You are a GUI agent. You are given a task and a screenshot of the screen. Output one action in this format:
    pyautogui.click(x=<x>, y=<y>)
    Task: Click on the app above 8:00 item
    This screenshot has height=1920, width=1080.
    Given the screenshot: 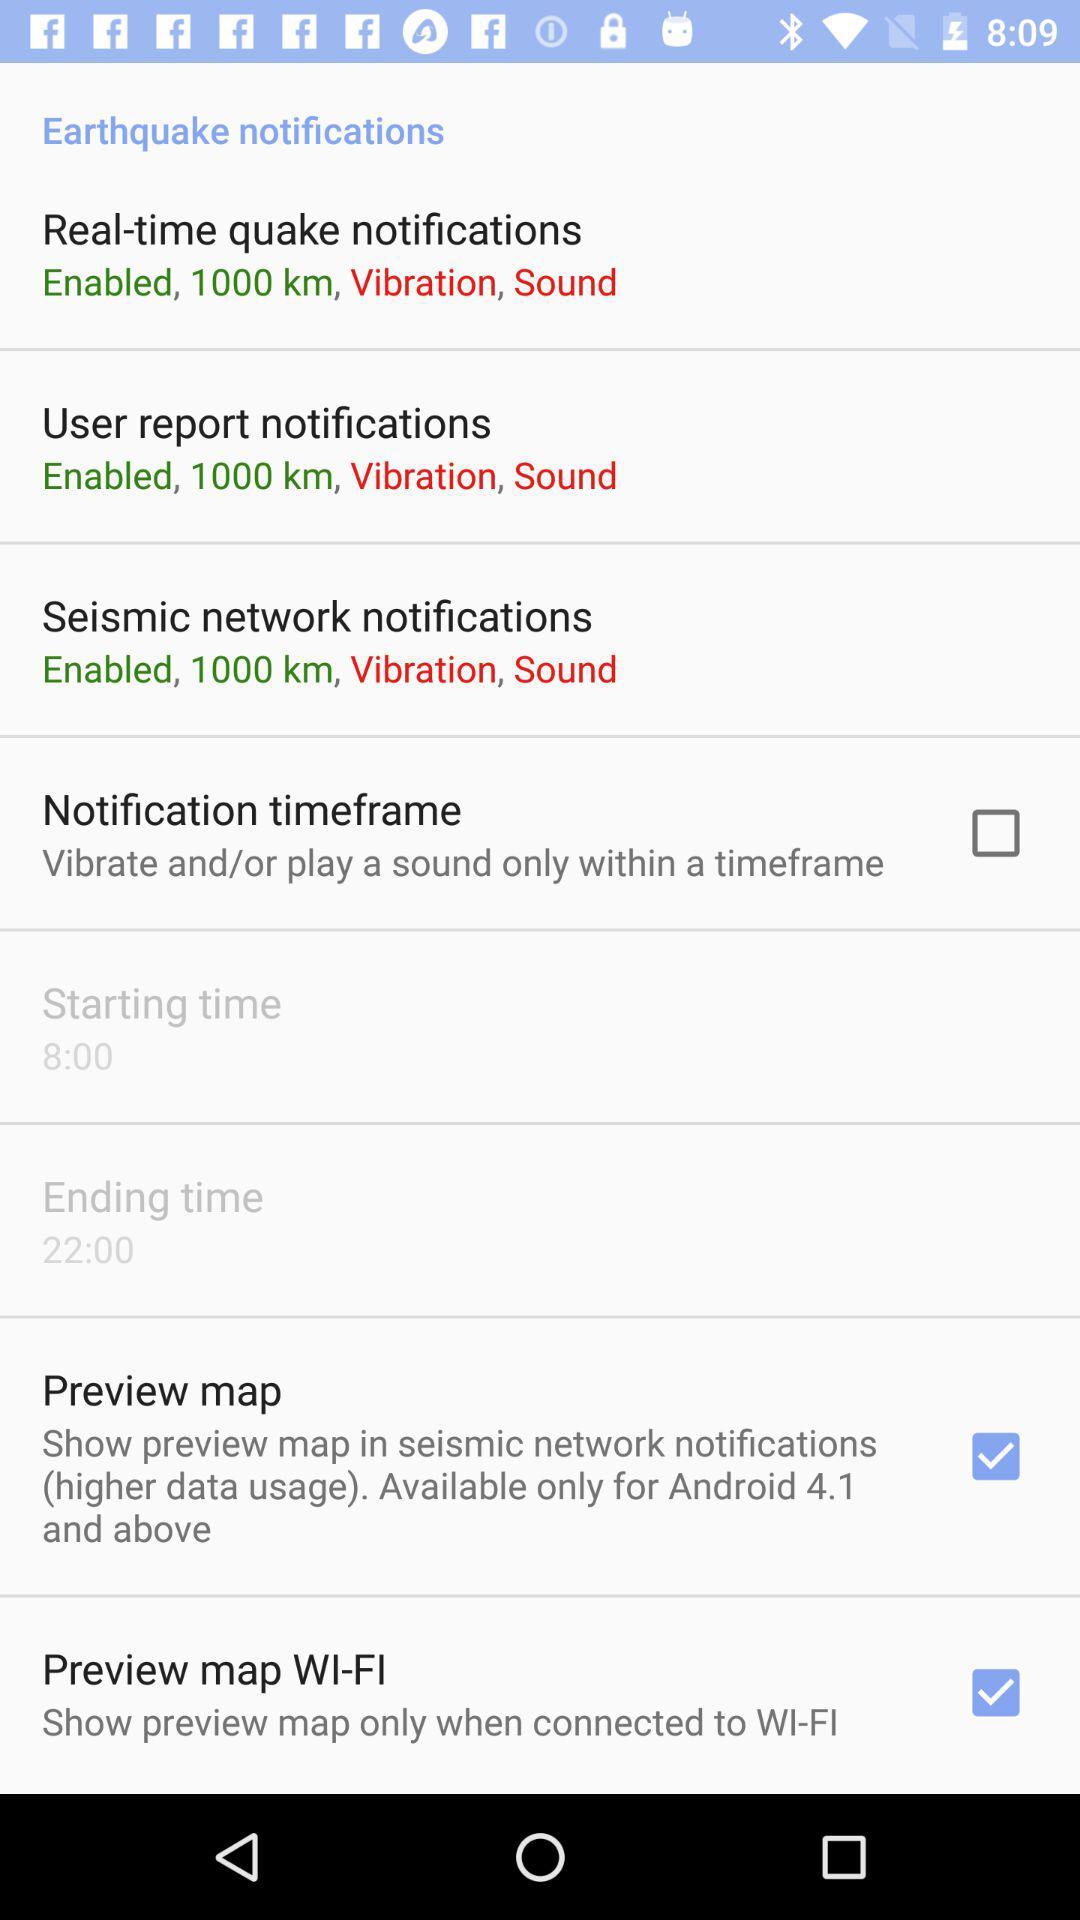 What is the action you would take?
    pyautogui.click(x=161, y=1002)
    